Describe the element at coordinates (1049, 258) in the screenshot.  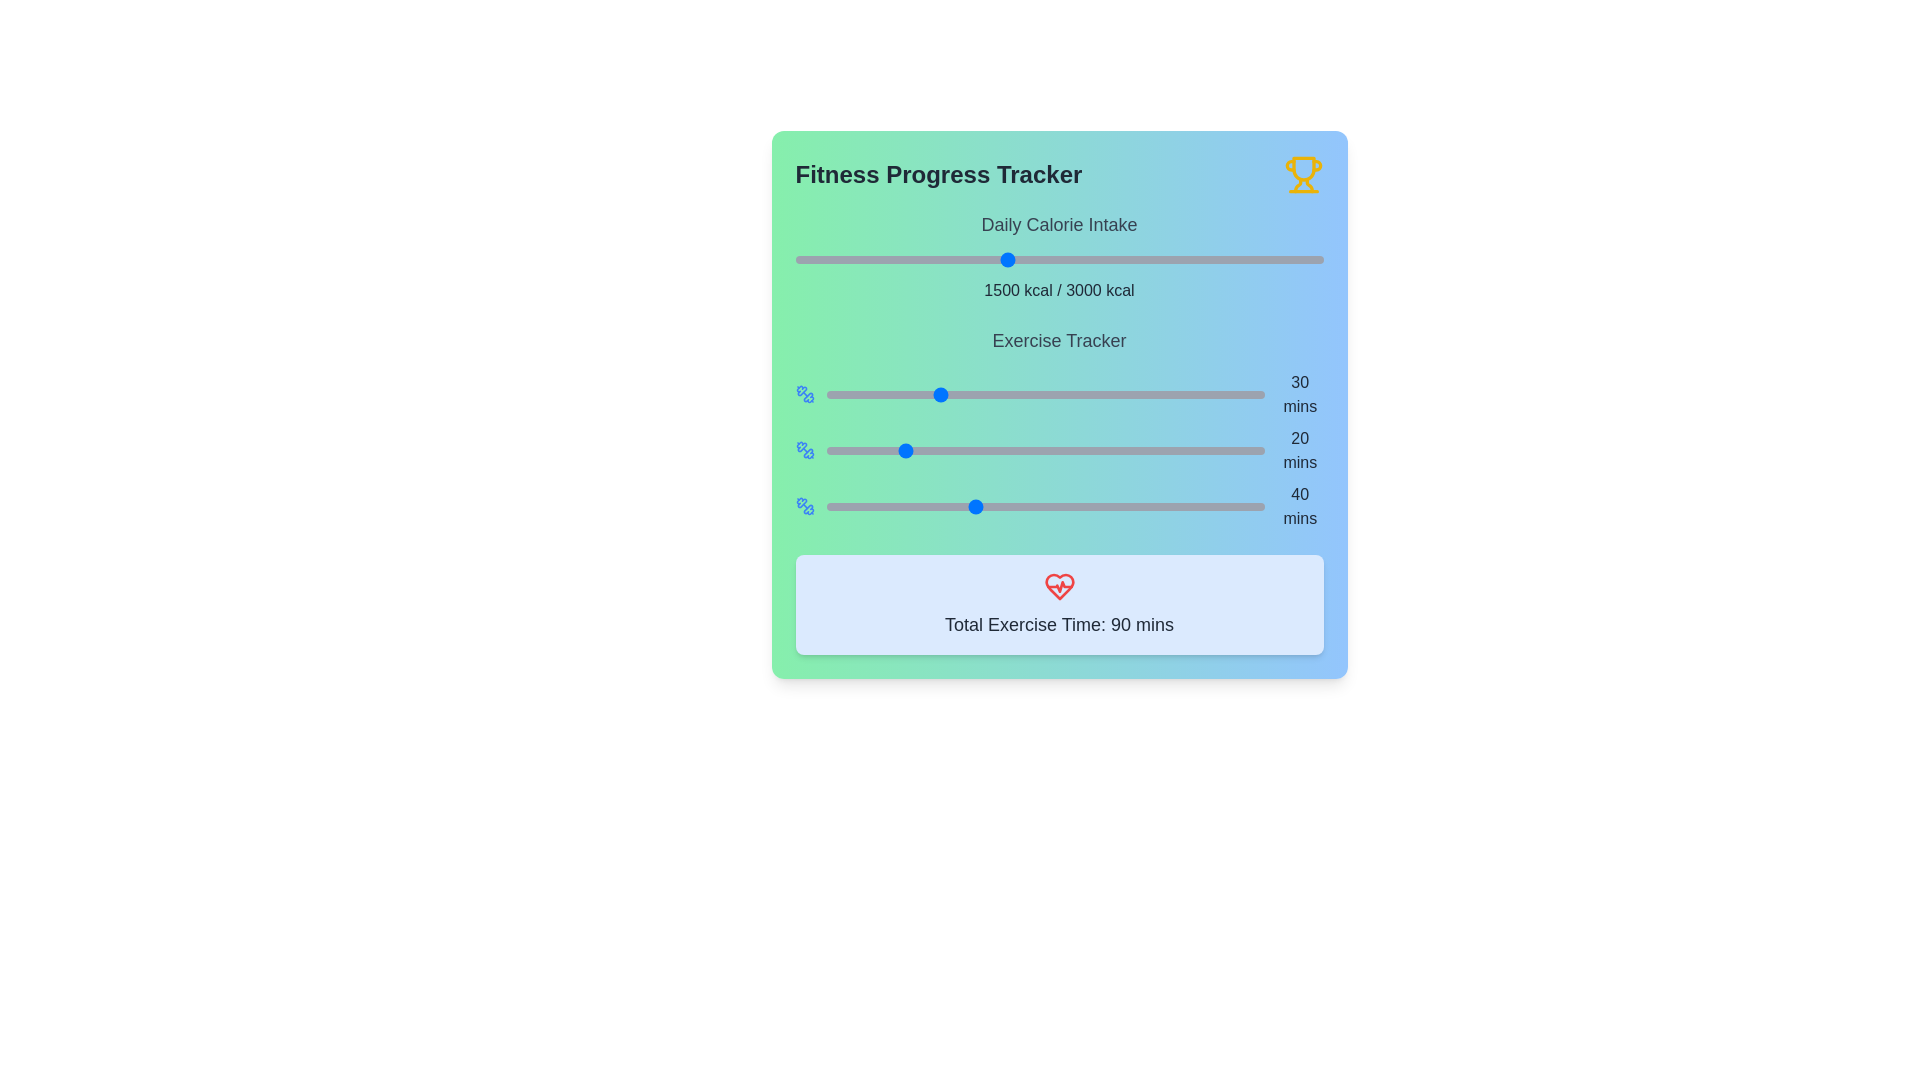
I see `calorie intake` at that location.